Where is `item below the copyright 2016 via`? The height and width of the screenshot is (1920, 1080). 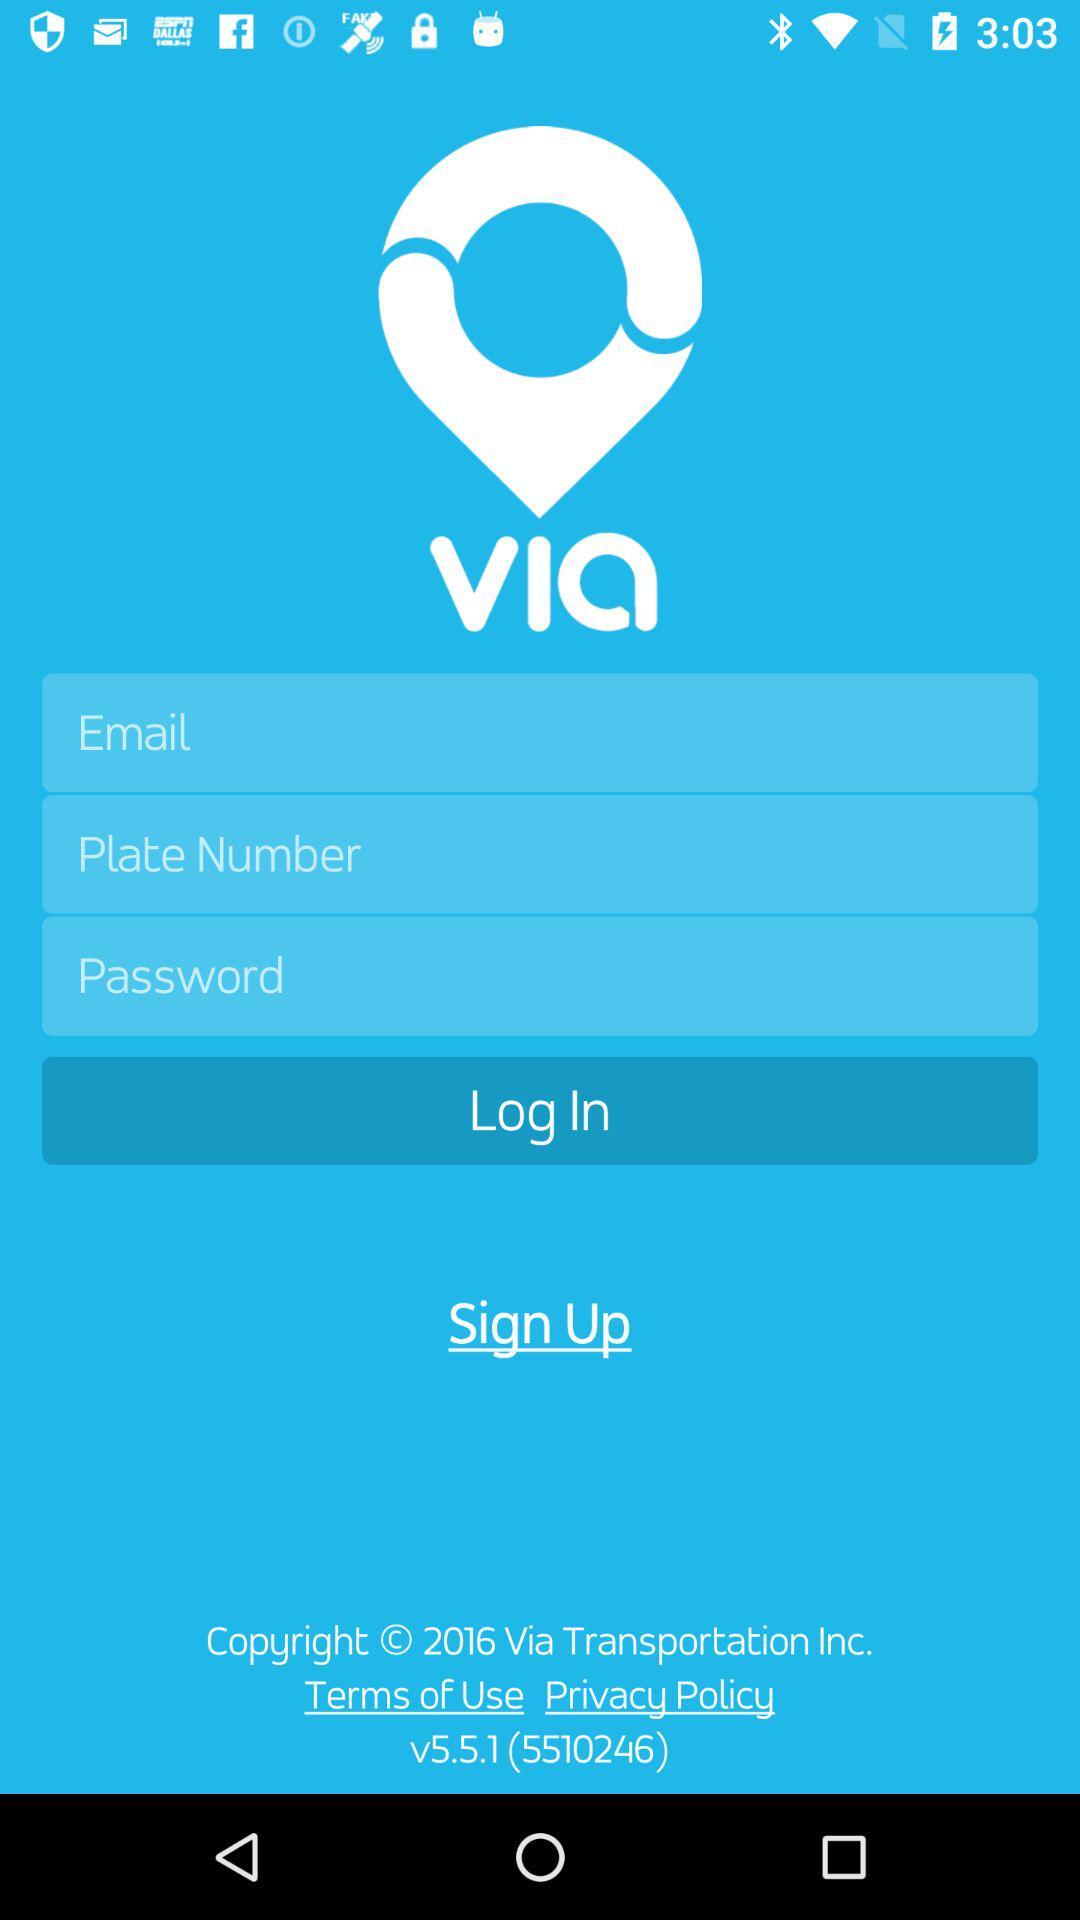
item below the copyright 2016 via is located at coordinates (408, 1693).